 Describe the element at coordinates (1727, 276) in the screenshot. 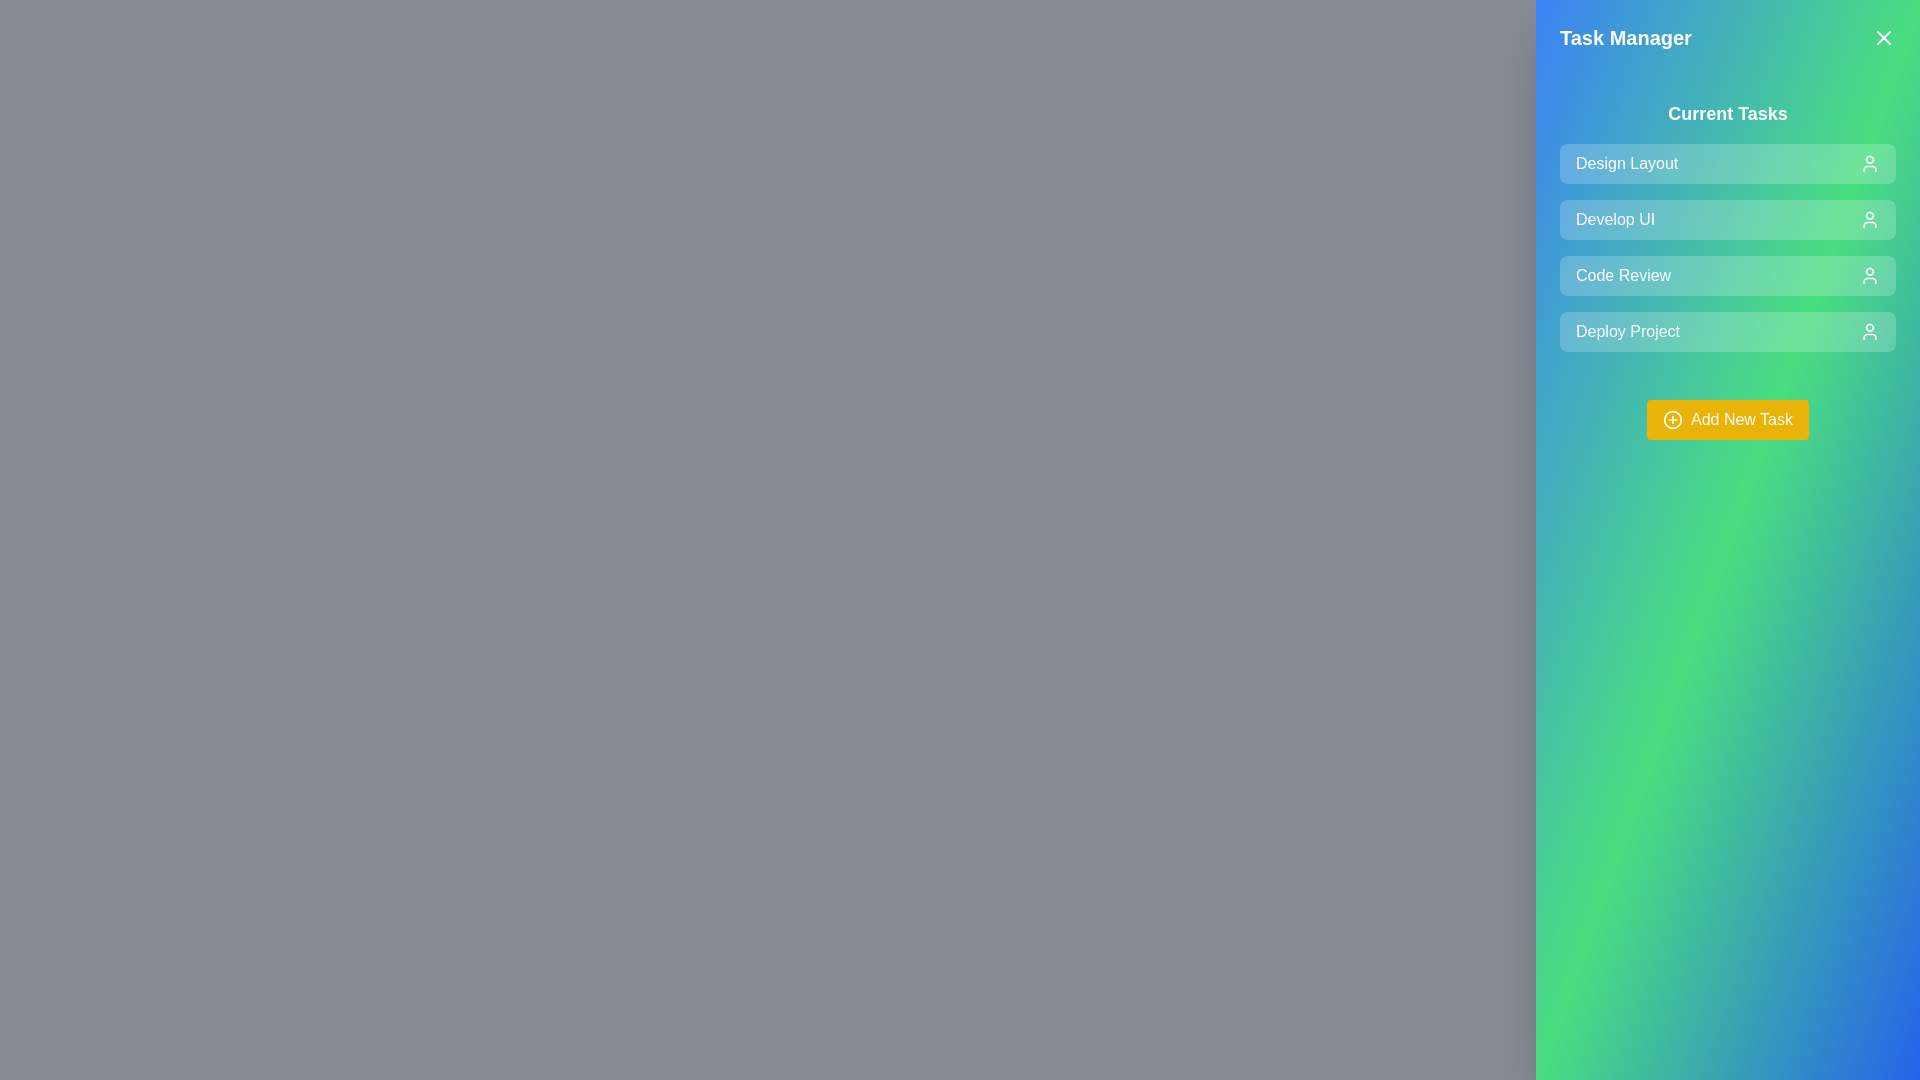

I see `the 'Code Review' button located in the 'Current Tasks' section` at that location.